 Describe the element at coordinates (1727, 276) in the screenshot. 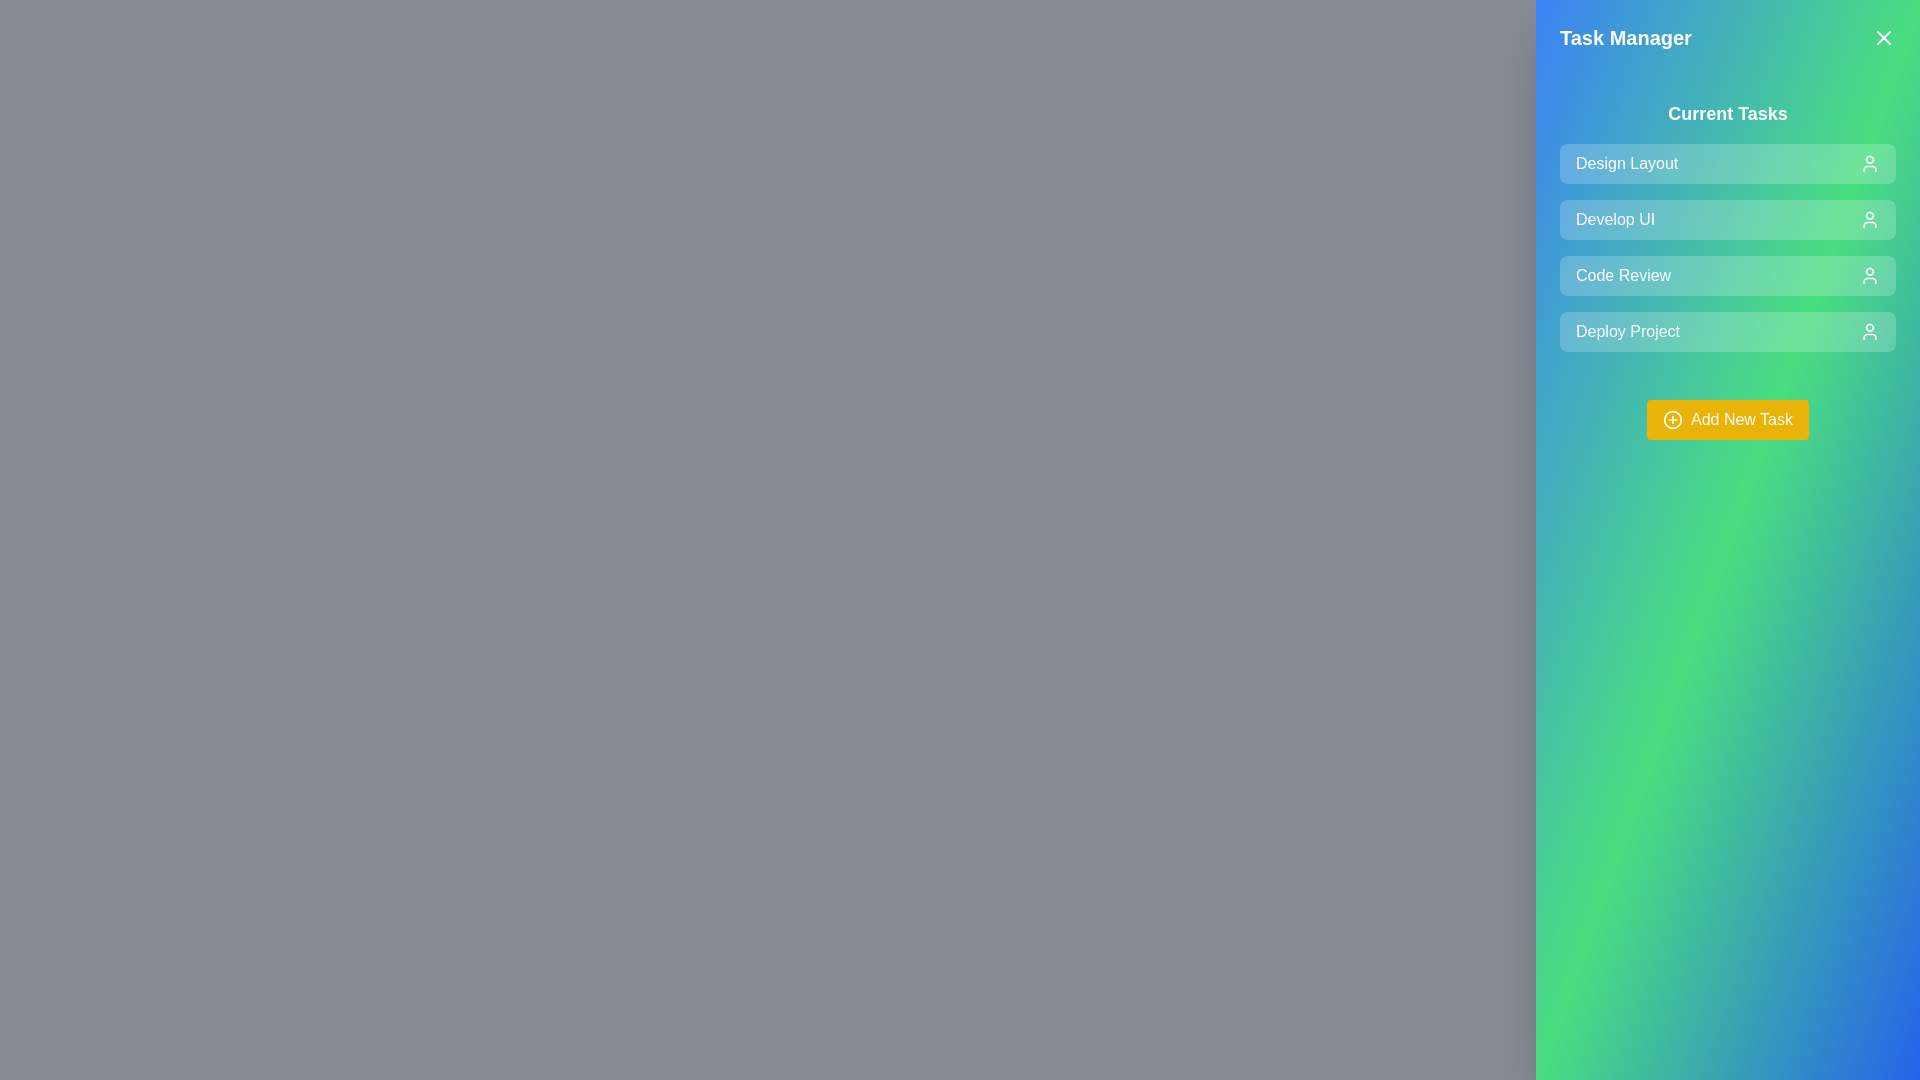

I see `the 'Code Review' button located in the 'Current Tasks' section` at that location.